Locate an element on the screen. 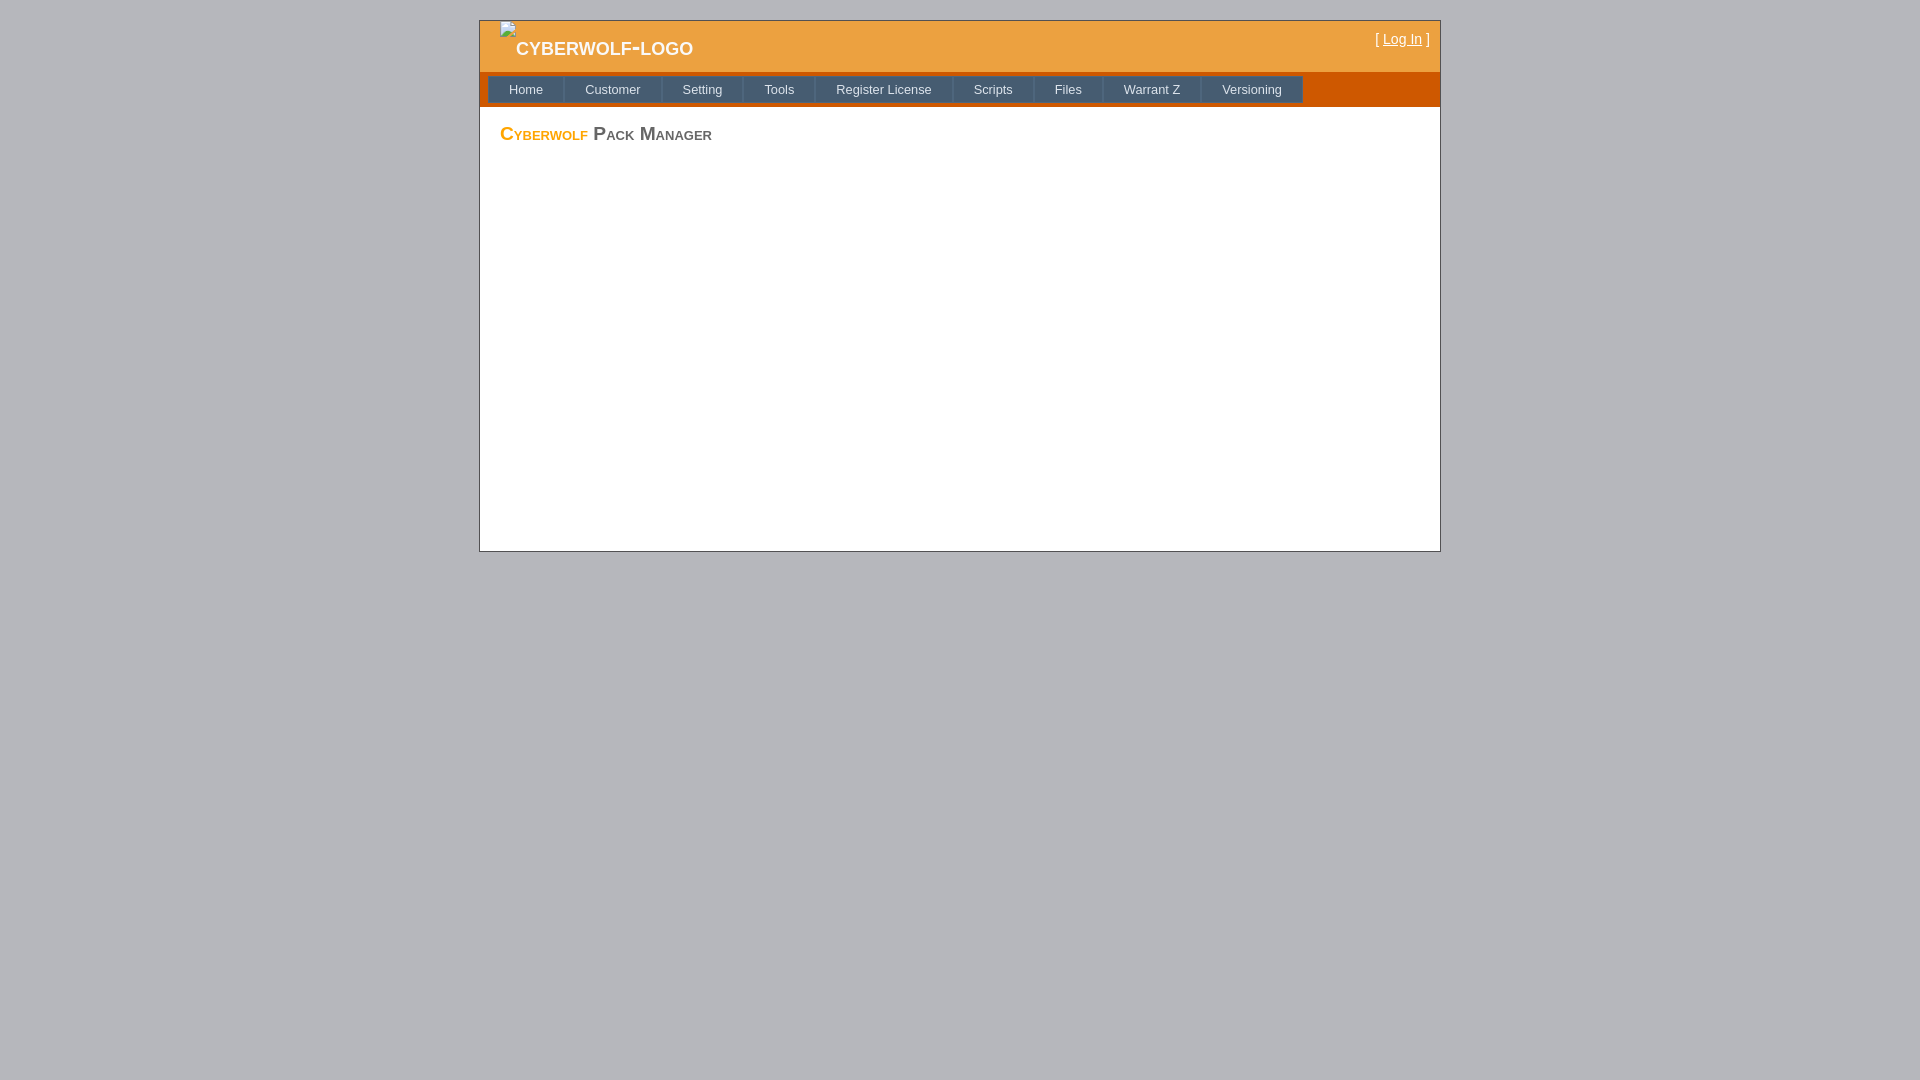 This screenshot has height=1080, width=1920. 'Customer' is located at coordinates (611, 88).